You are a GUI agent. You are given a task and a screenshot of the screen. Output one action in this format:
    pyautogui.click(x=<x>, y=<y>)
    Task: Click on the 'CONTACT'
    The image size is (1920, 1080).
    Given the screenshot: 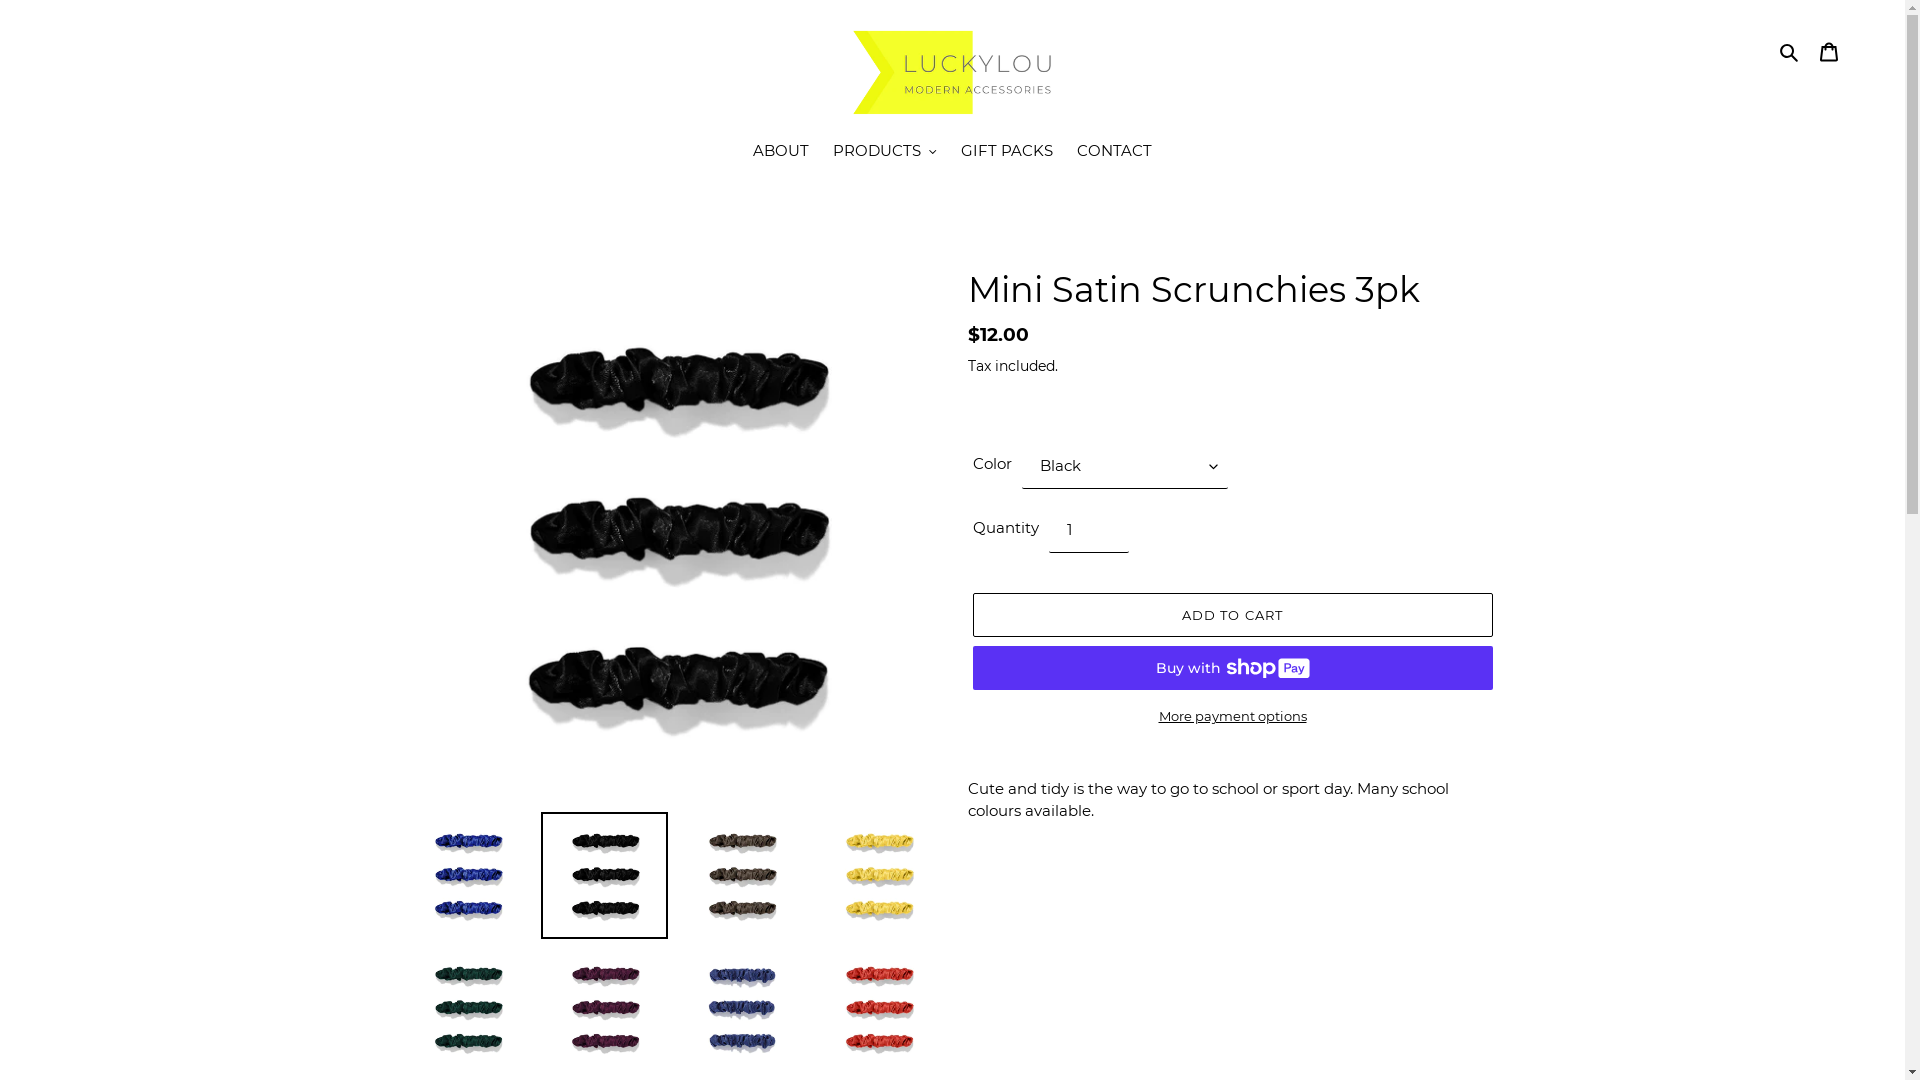 What is the action you would take?
    pyautogui.click(x=1065, y=152)
    